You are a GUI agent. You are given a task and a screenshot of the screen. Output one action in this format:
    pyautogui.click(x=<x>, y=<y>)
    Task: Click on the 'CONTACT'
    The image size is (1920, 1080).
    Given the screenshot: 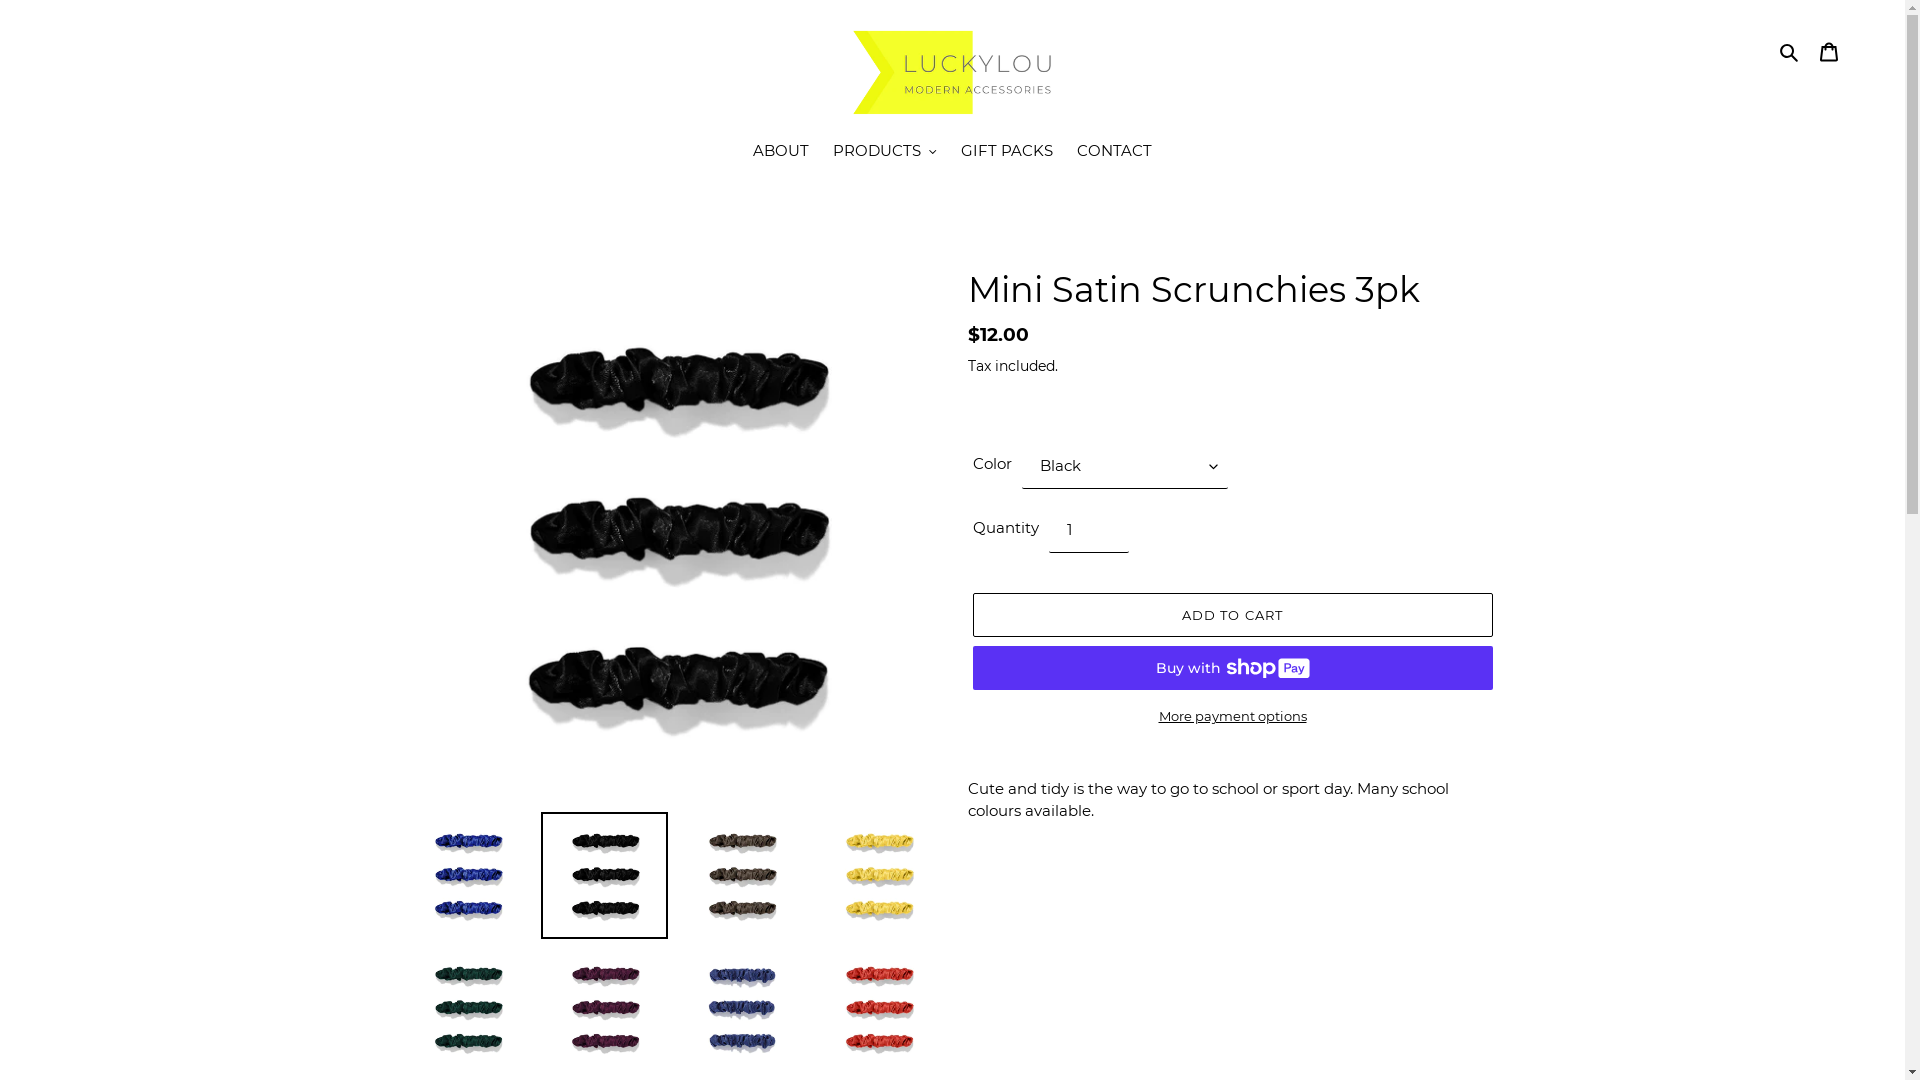 What is the action you would take?
    pyautogui.click(x=1065, y=152)
    